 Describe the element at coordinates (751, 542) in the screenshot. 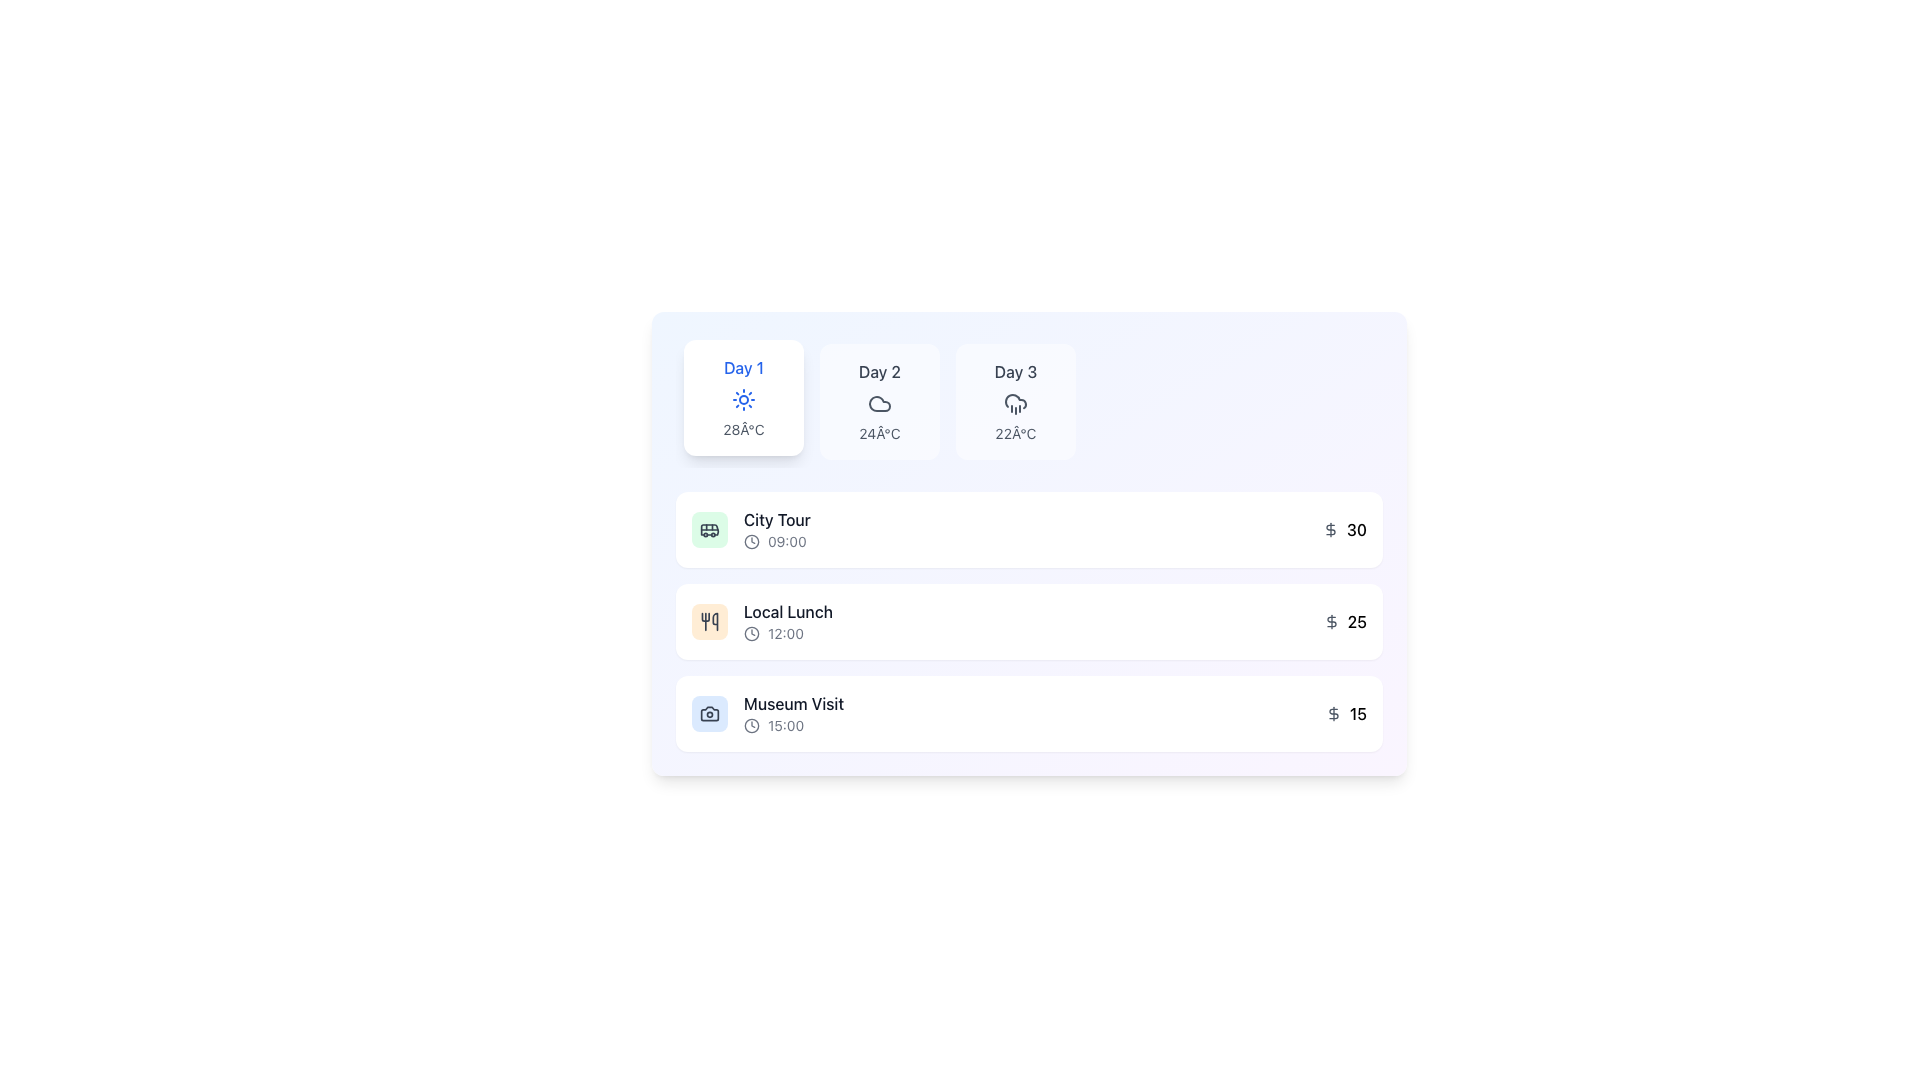

I see `the clock icon located to the left of the text '09:00' in the middle row of the schedule under 'City Tour'` at that location.